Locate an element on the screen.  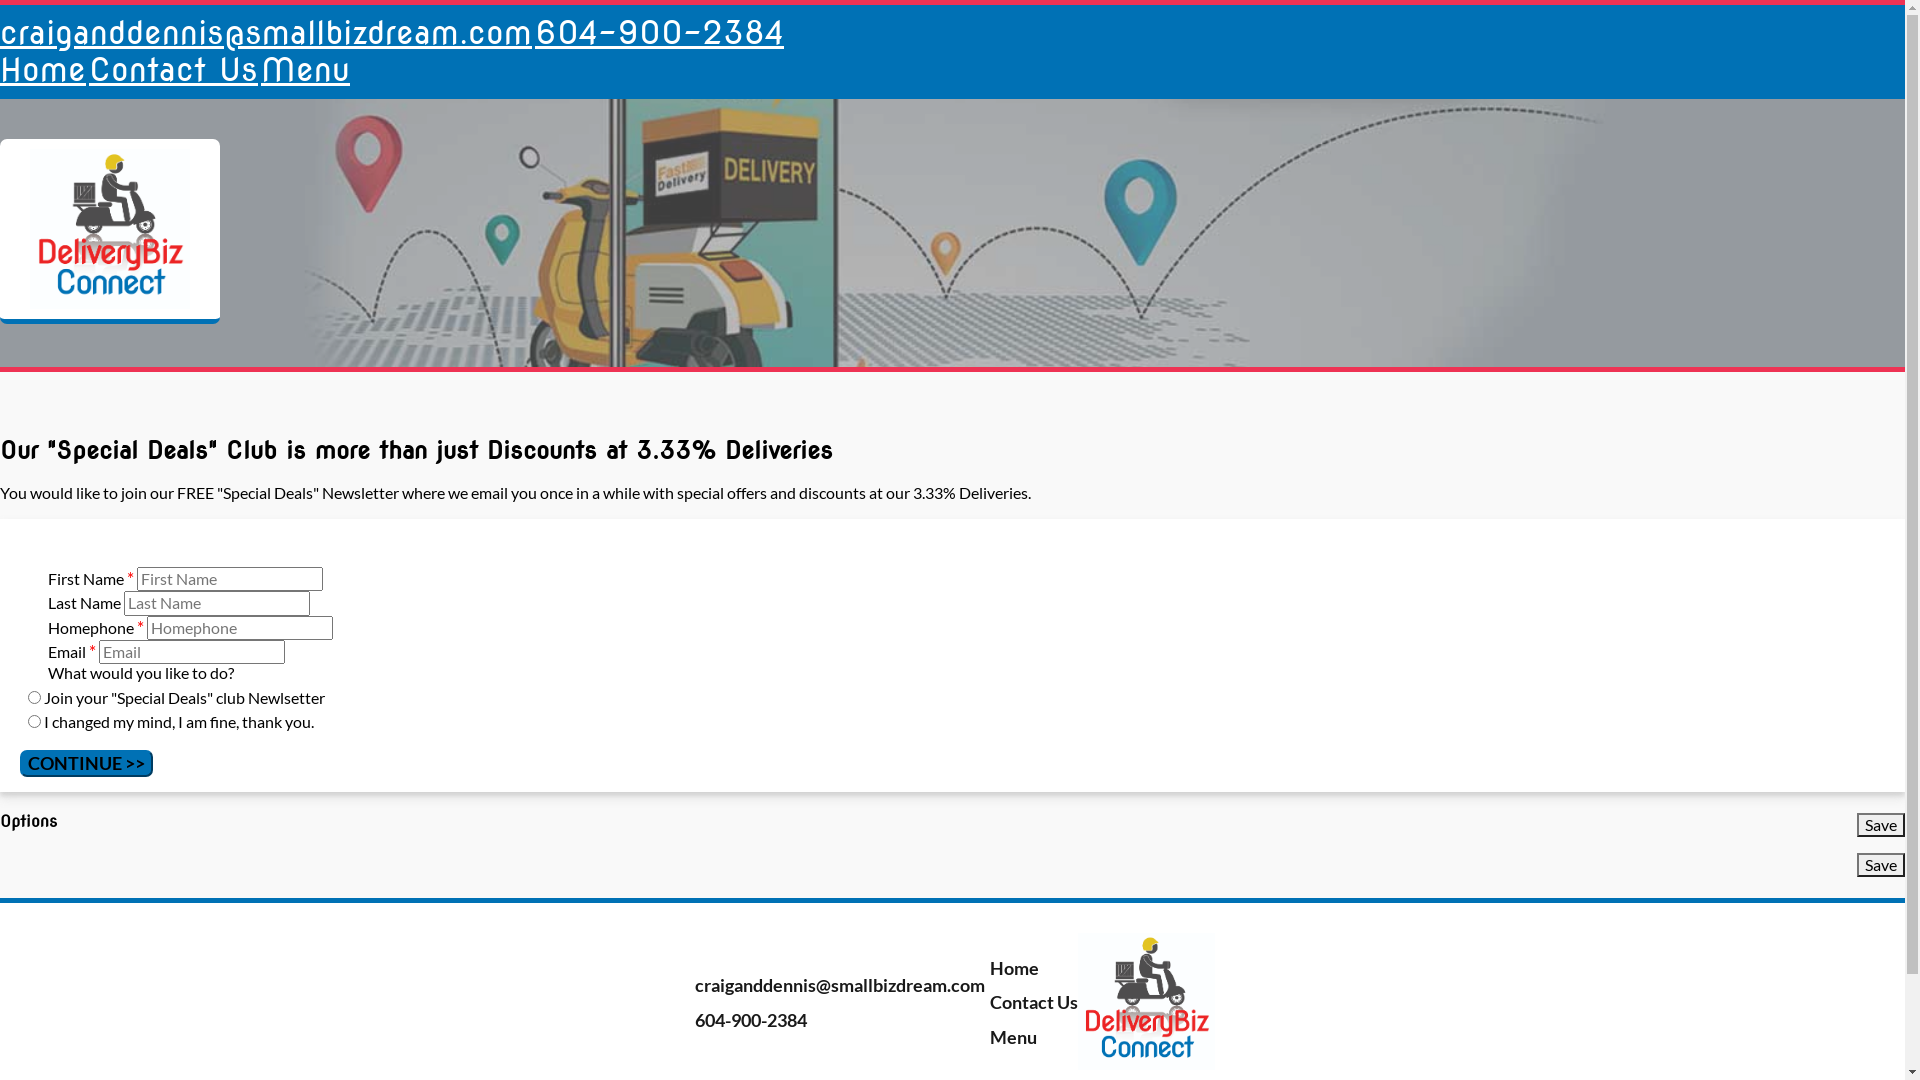
'Contact Us' is located at coordinates (173, 68).